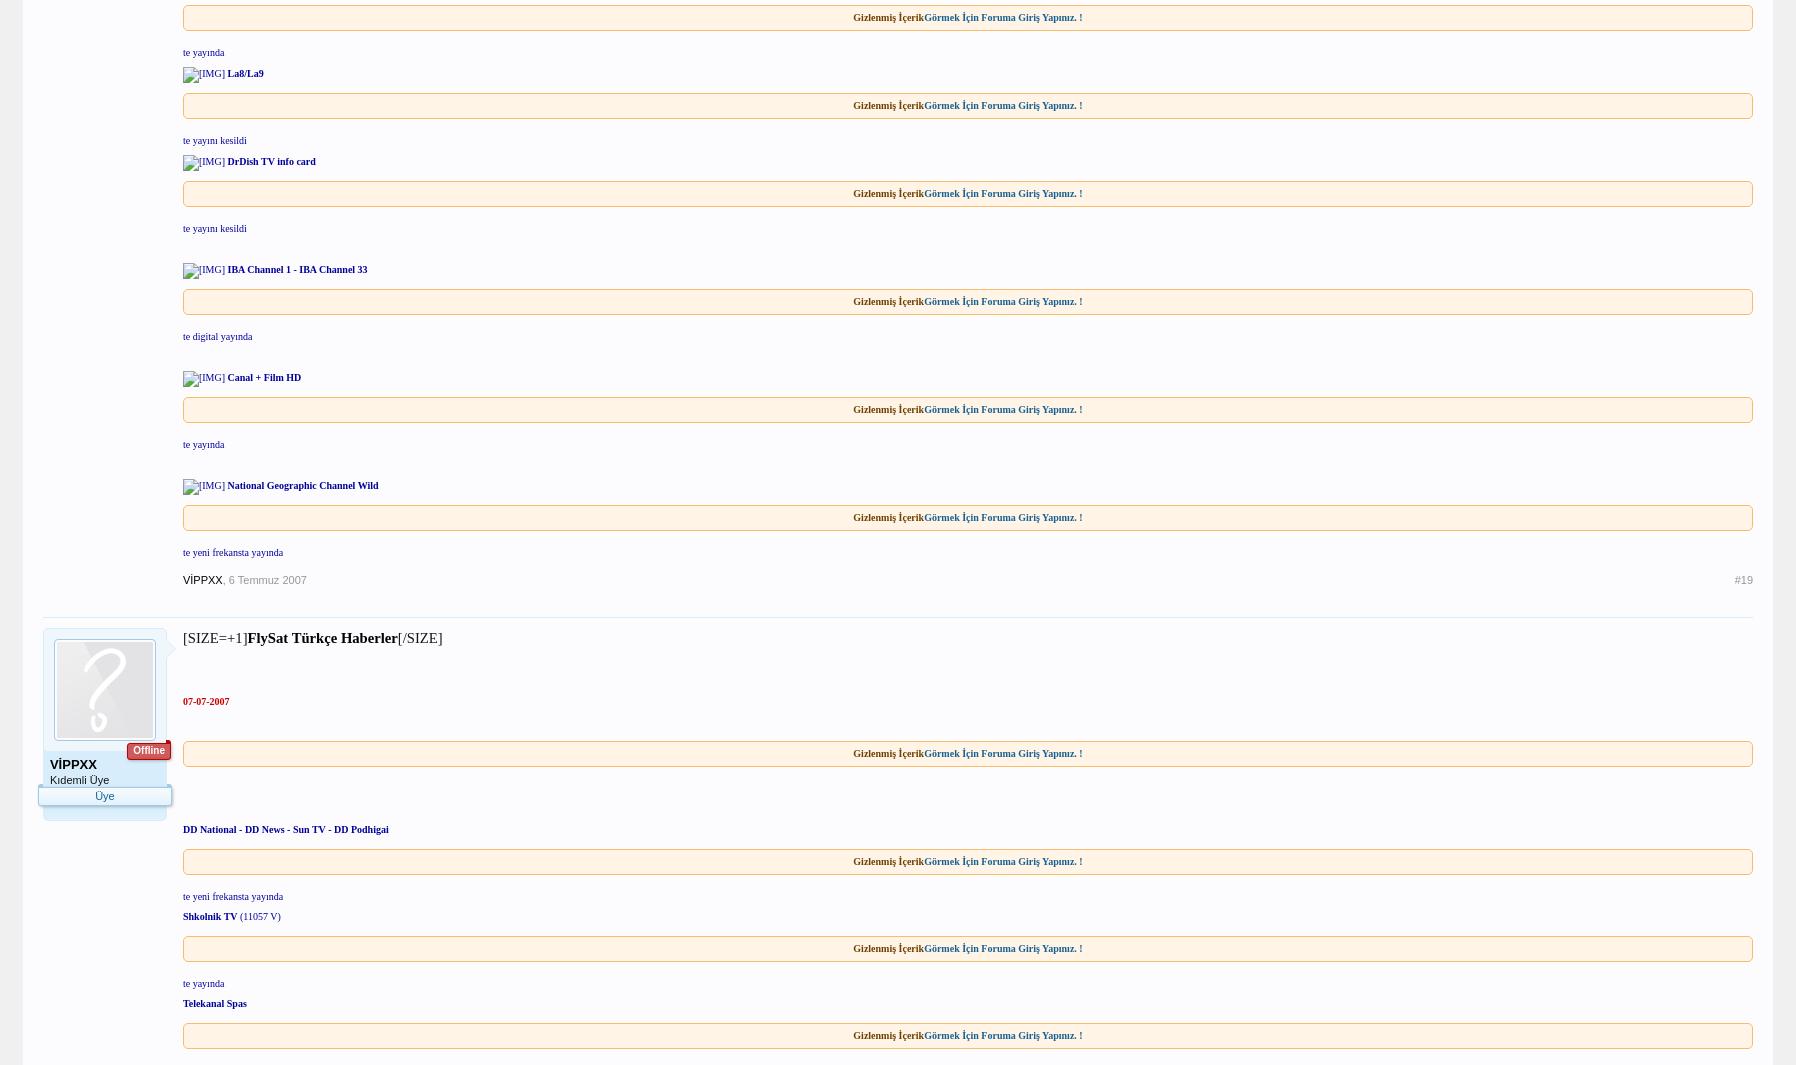 The image size is (1796, 1065). I want to click on 'La8/La9', so click(244, 72).